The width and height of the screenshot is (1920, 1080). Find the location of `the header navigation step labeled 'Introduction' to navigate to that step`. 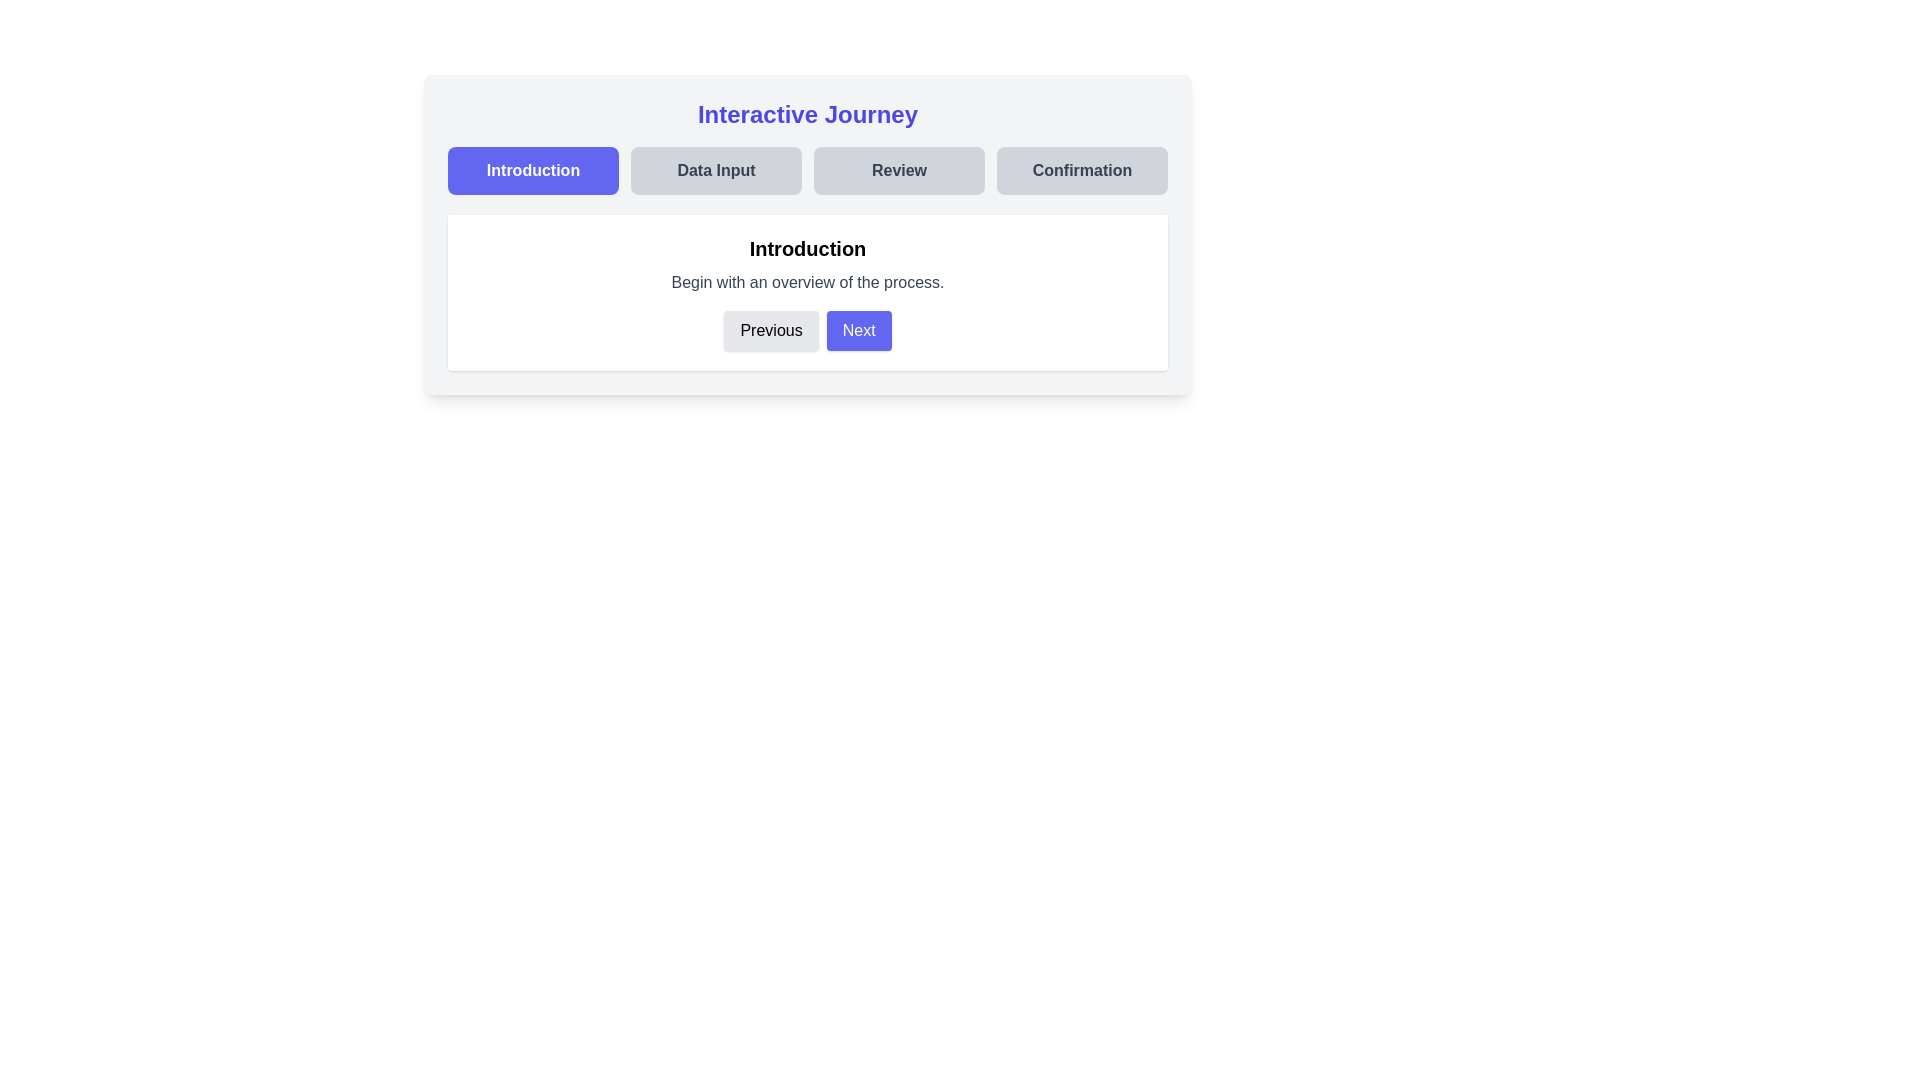

the header navigation step labeled 'Introduction' to navigate to that step is located at coordinates (533, 169).